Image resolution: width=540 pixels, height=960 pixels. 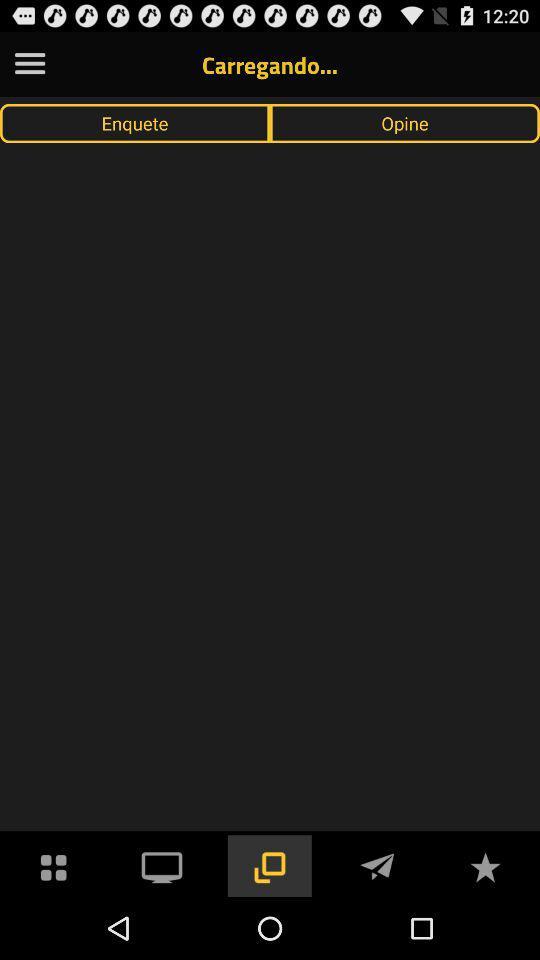 I want to click on send the item, so click(x=377, y=864).